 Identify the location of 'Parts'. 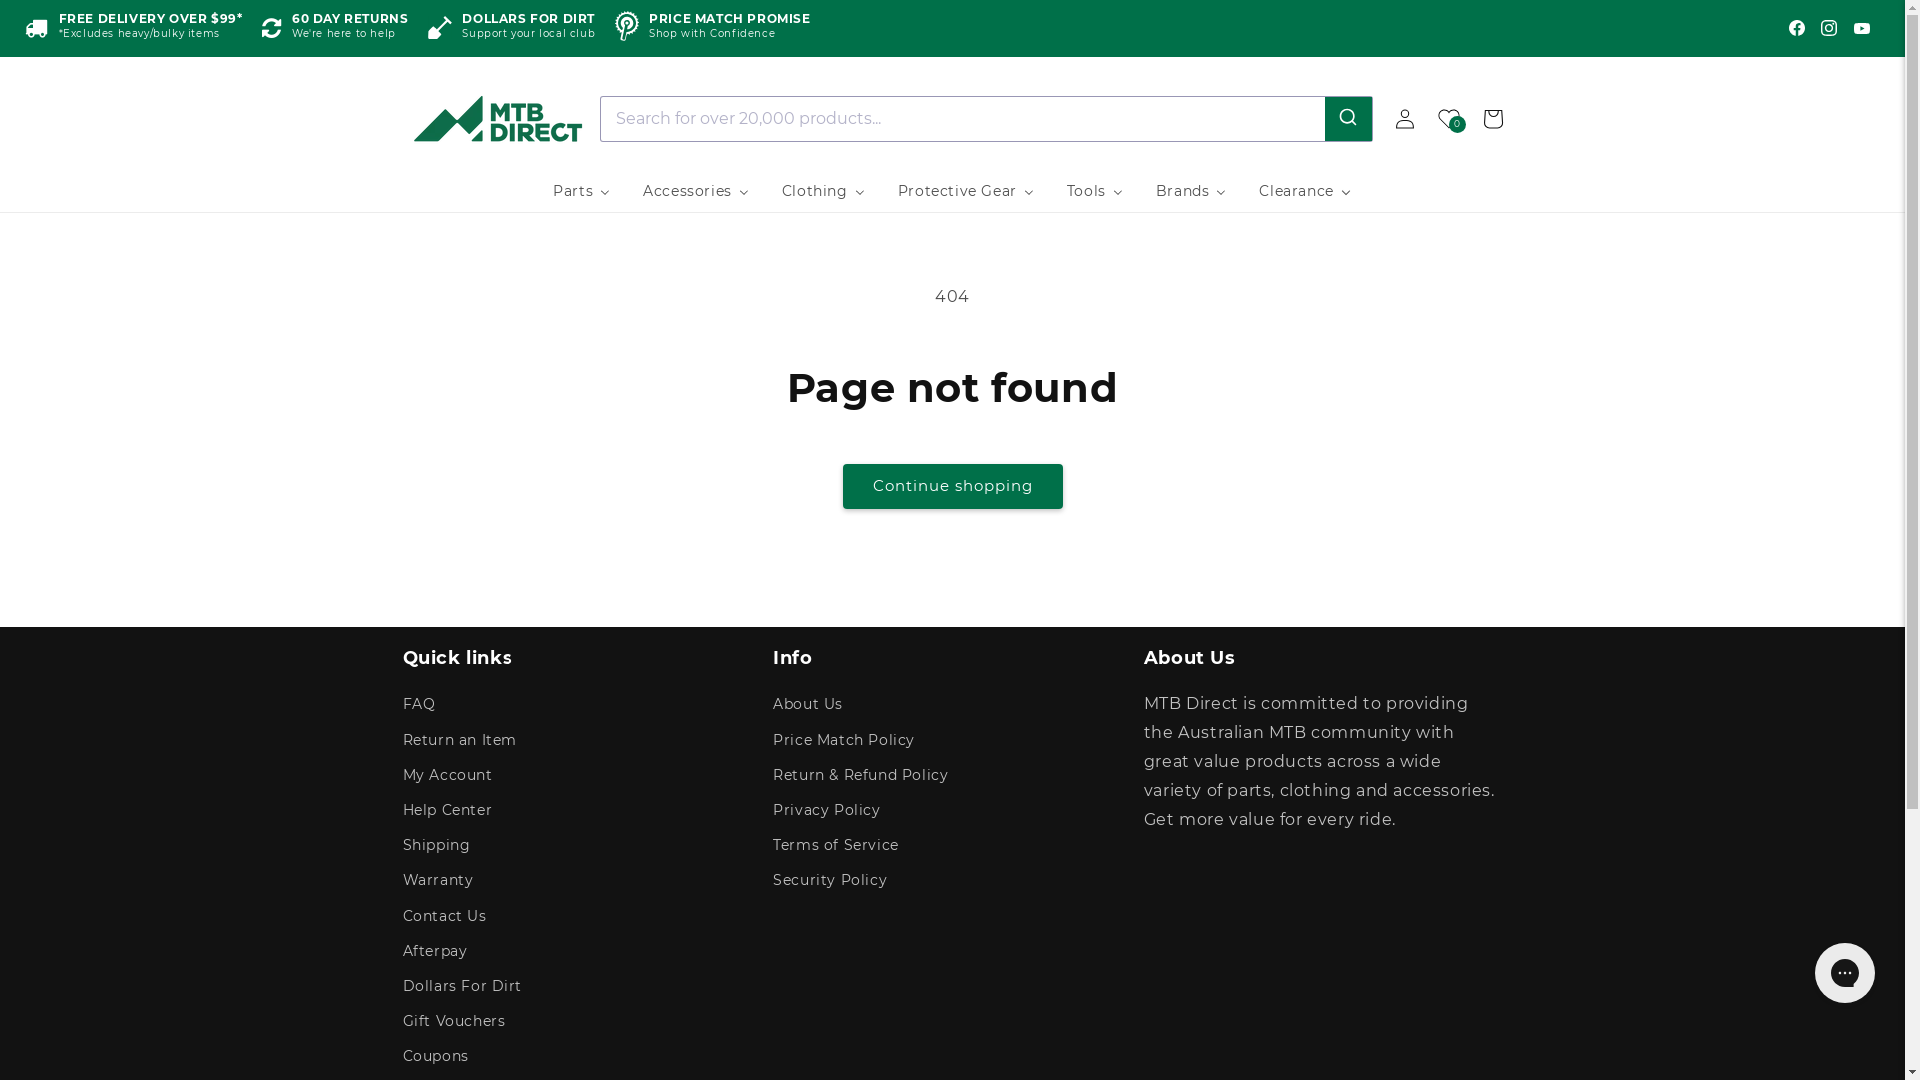
(580, 191).